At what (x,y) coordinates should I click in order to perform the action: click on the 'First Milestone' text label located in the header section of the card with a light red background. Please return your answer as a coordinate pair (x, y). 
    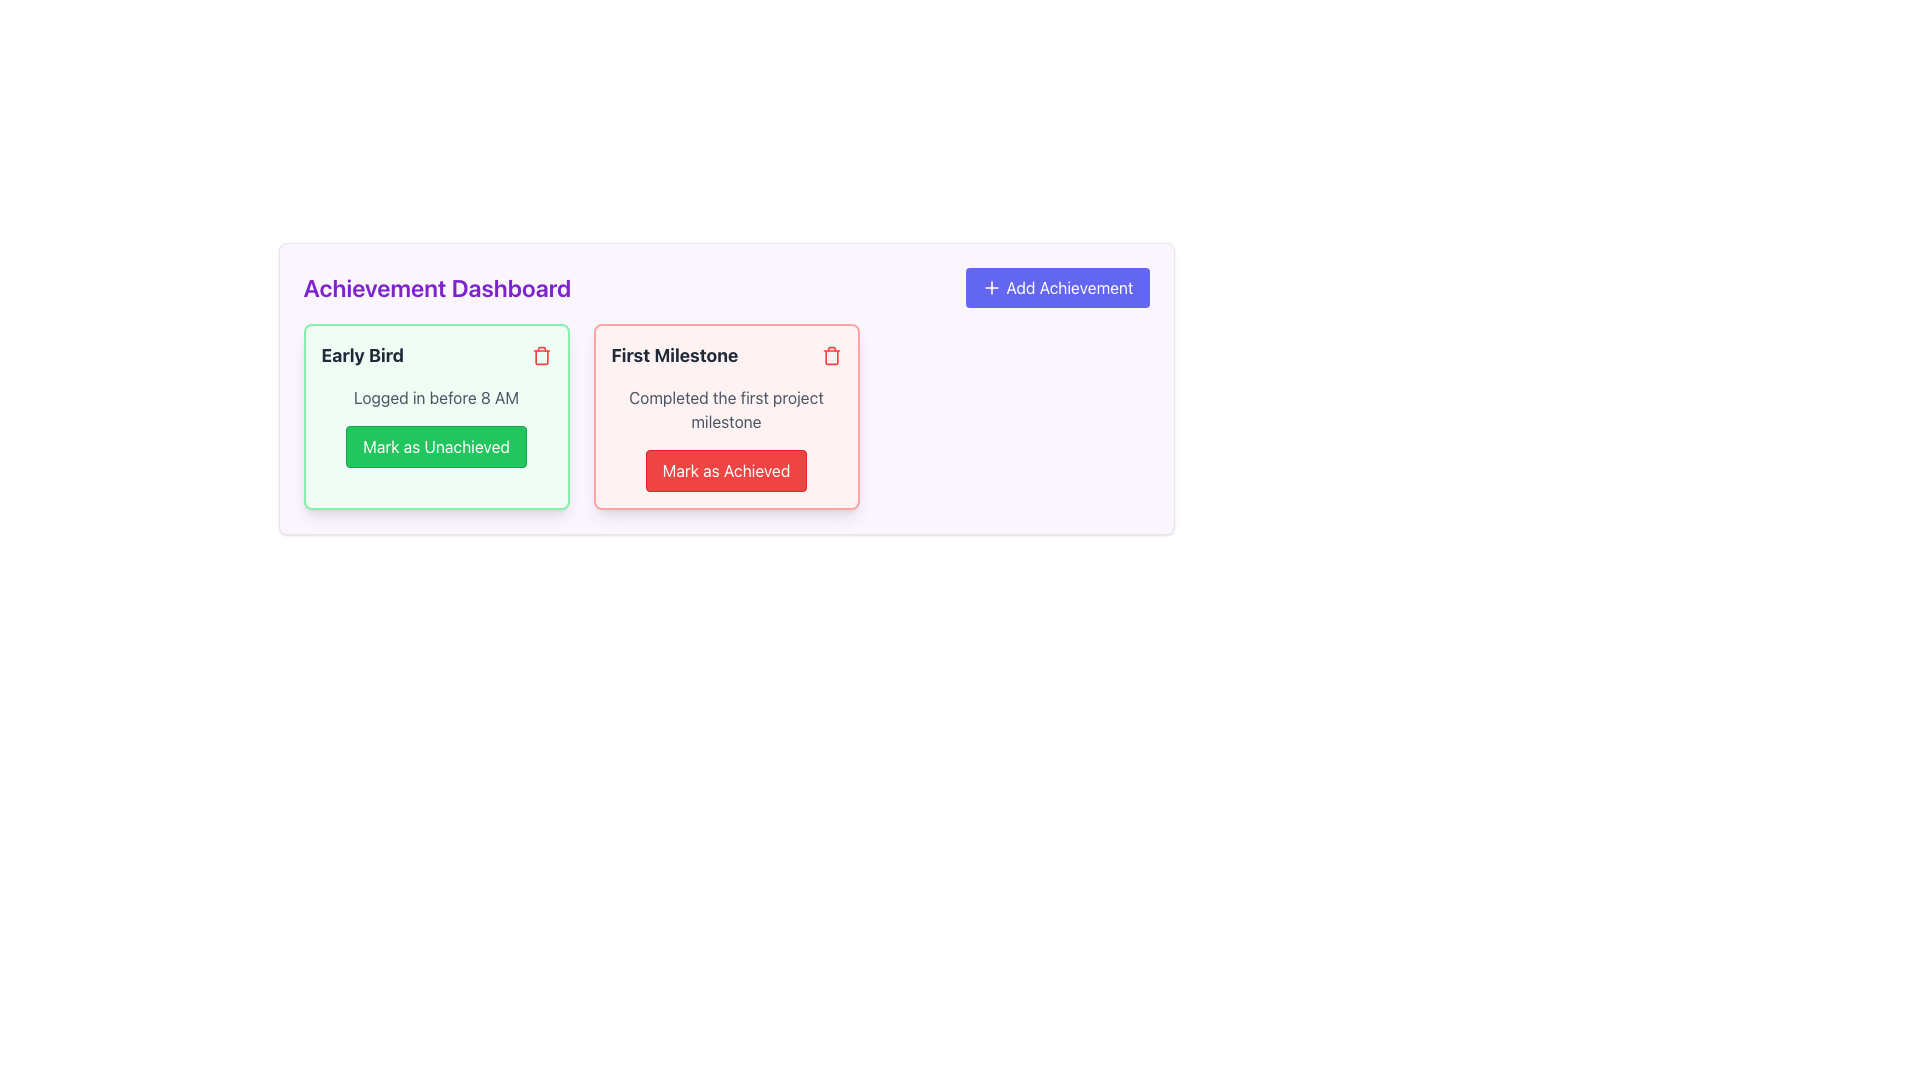
    Looking at the image, I should click on (725, 354).